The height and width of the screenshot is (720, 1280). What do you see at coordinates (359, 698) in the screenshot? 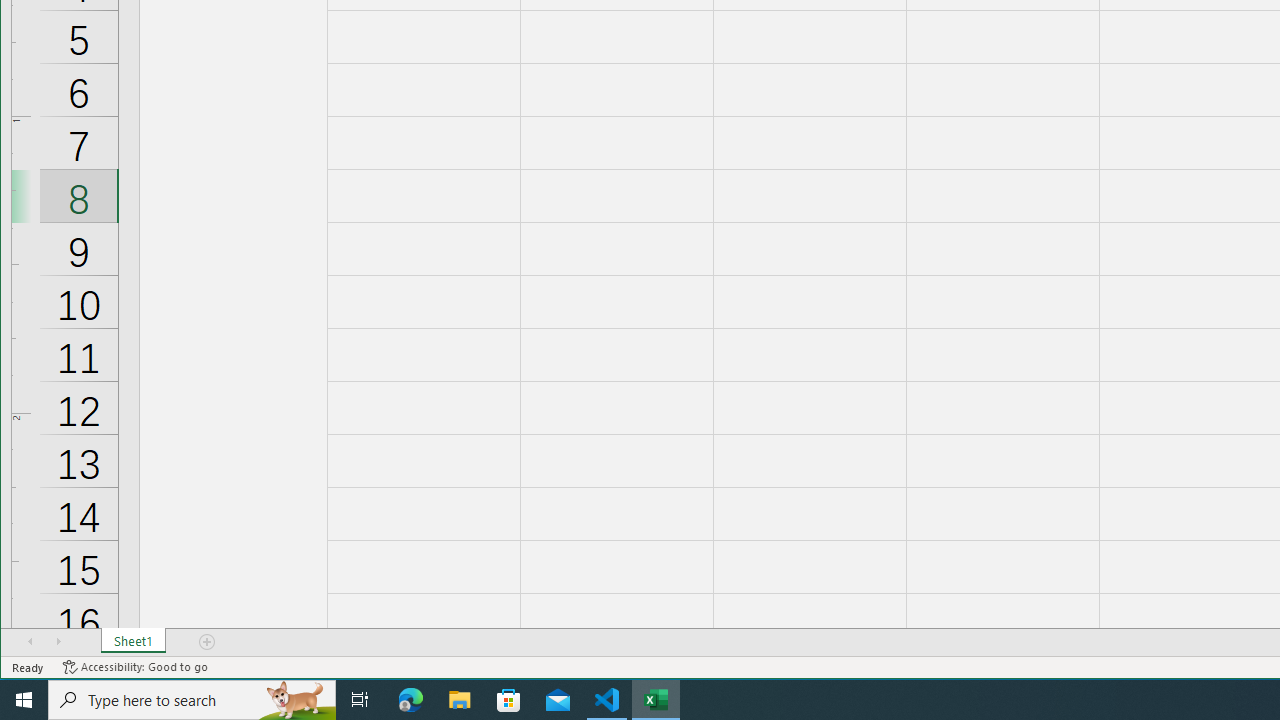
I see `'Task View'` at bounding box center [359, 698].